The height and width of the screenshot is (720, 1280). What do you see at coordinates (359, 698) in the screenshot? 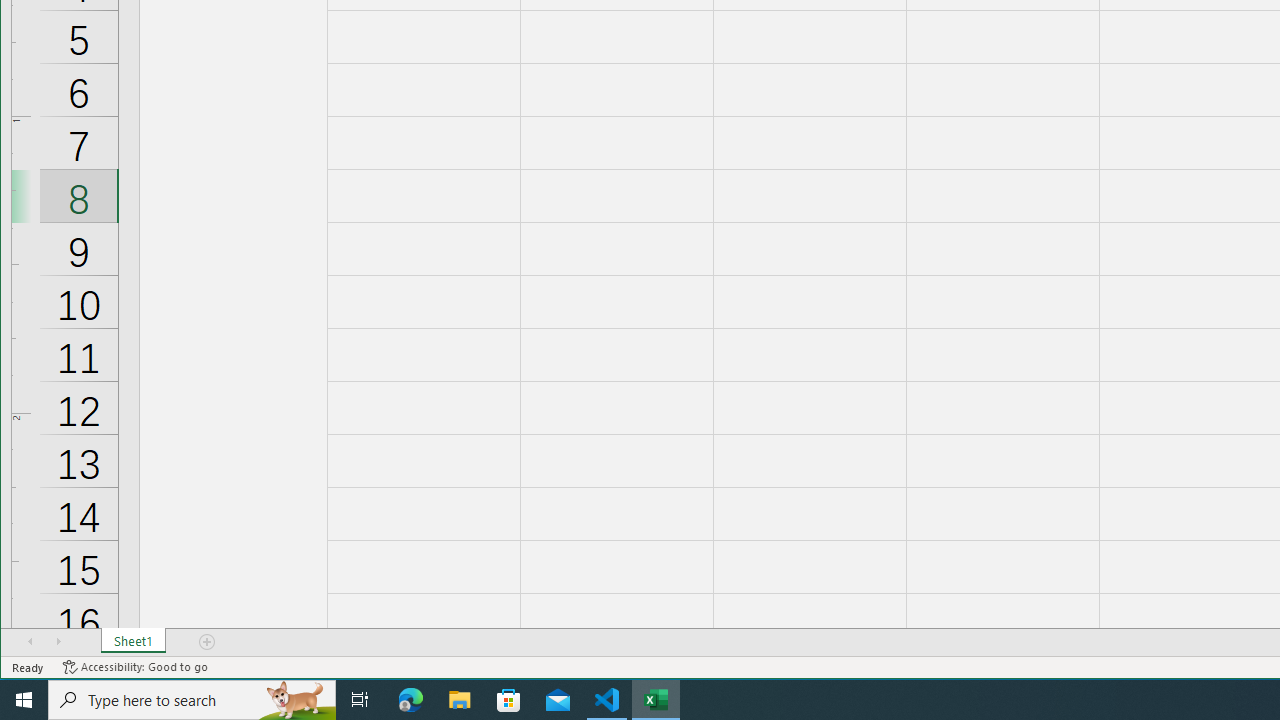
I see `'Task View'` at bounding box center [359, 698].